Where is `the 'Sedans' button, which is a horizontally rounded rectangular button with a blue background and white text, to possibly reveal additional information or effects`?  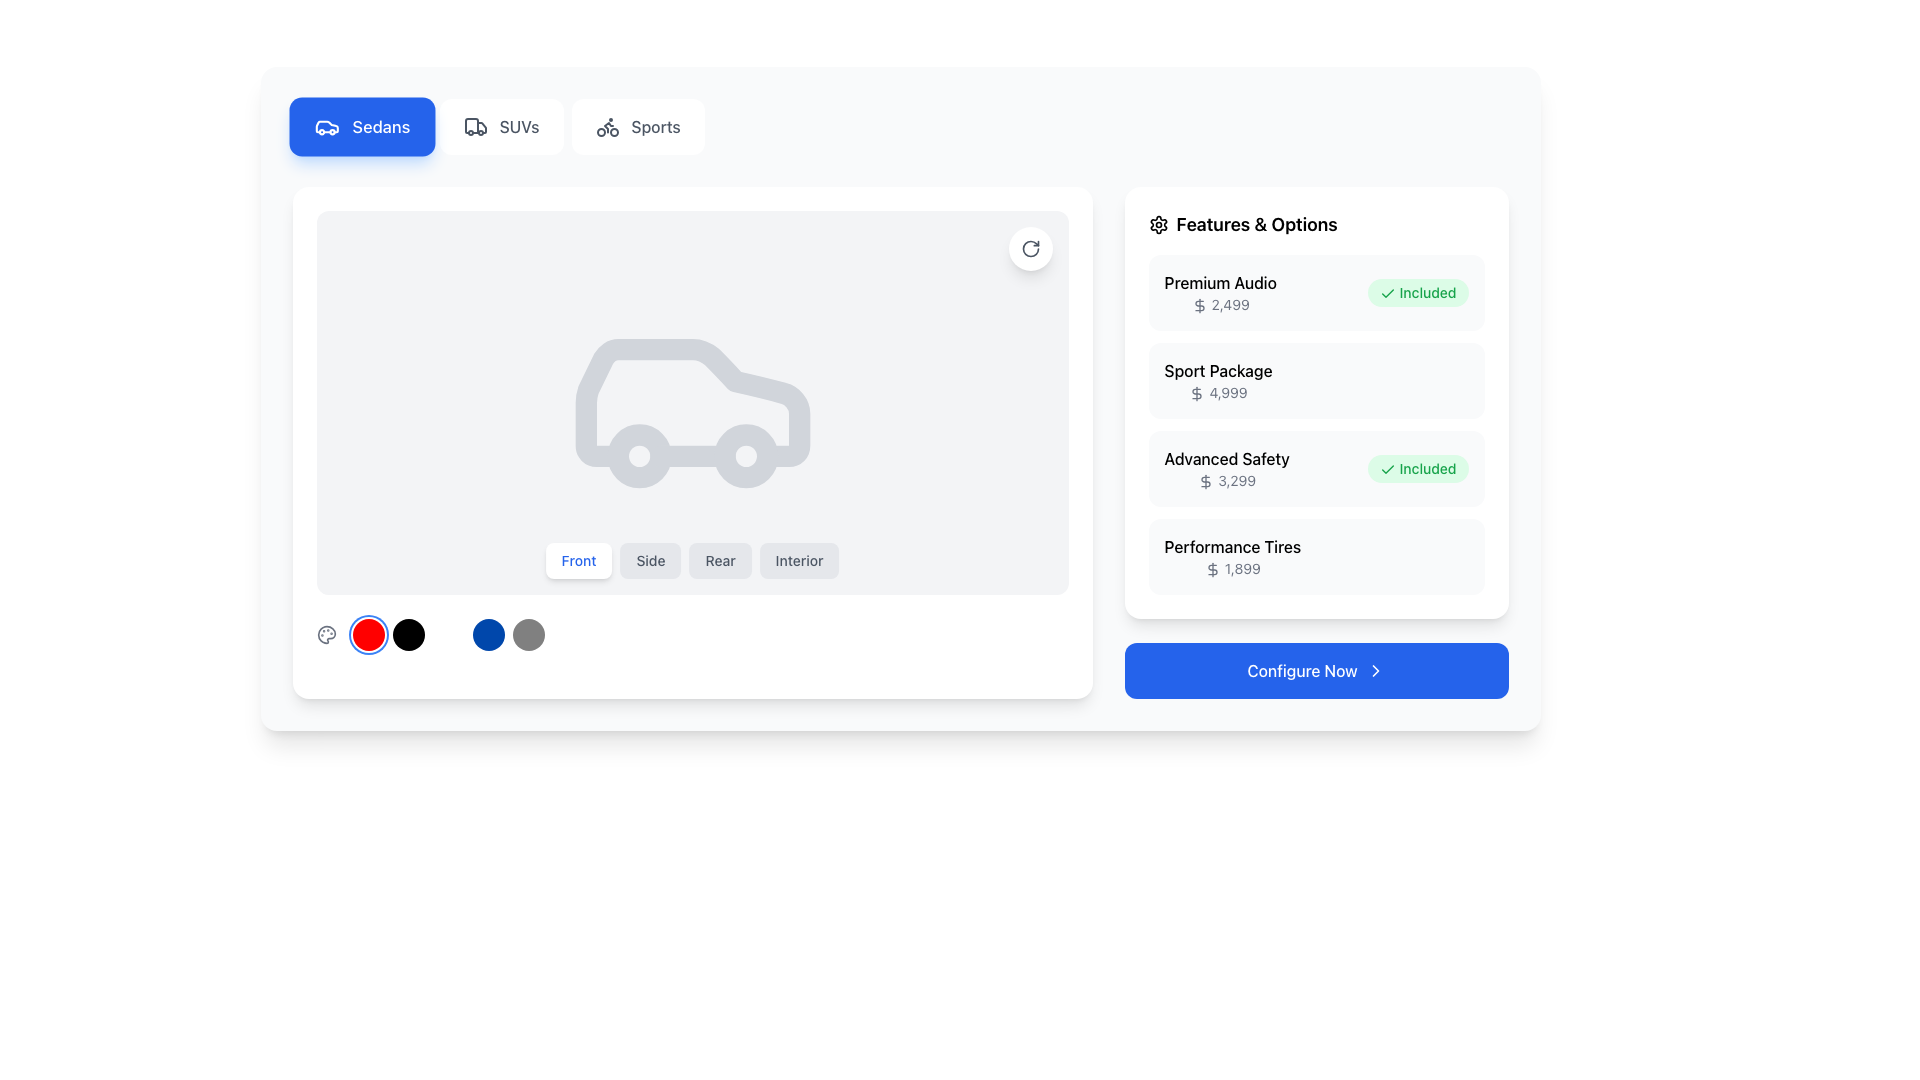 the 'Sedans' button, which is a horizontally rounded rectangular button with a blue background and white text, to possibly reveal additional information or effects is located at coordinates (362, 127).